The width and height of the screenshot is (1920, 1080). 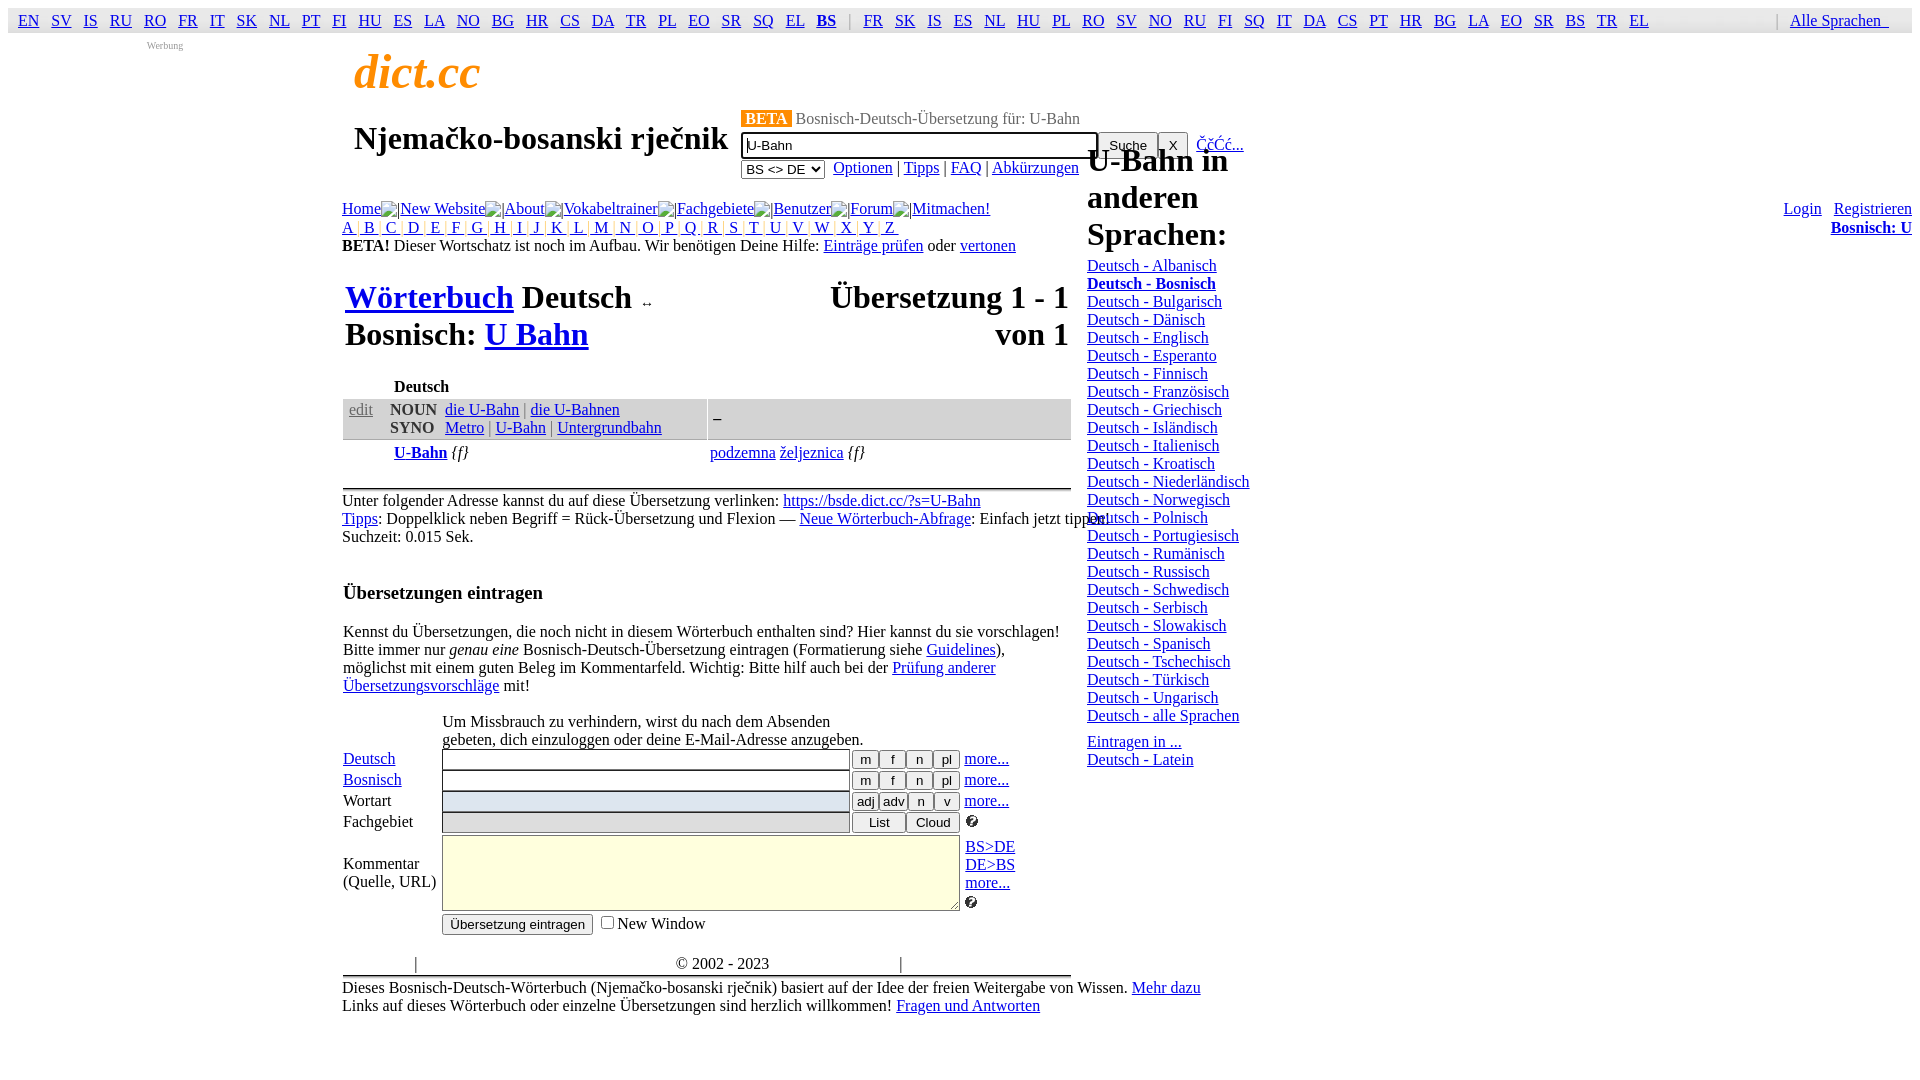 I want to click on 'pl', so click(x=945, y=779).